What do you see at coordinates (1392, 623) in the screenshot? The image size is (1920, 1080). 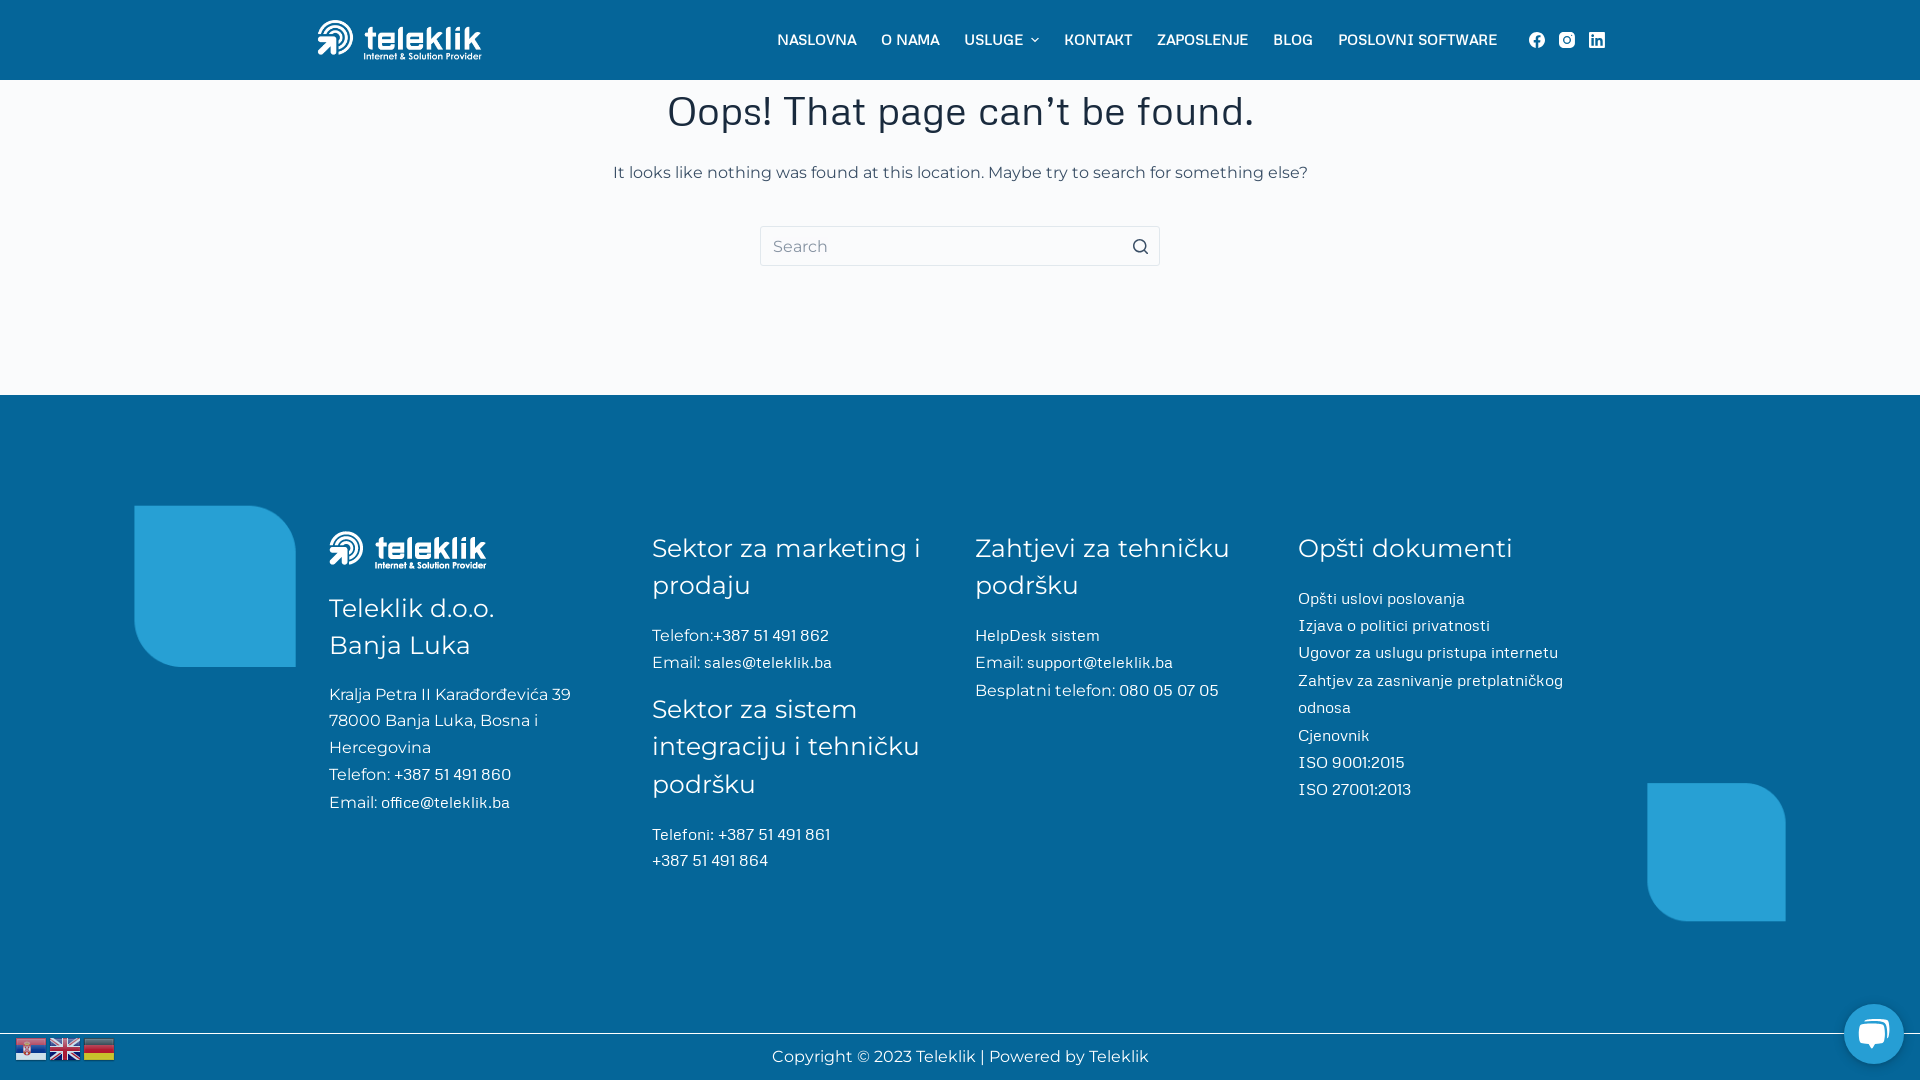 I see `'Izjava o politici privatnosti'` at bounding box center [1392, 623].